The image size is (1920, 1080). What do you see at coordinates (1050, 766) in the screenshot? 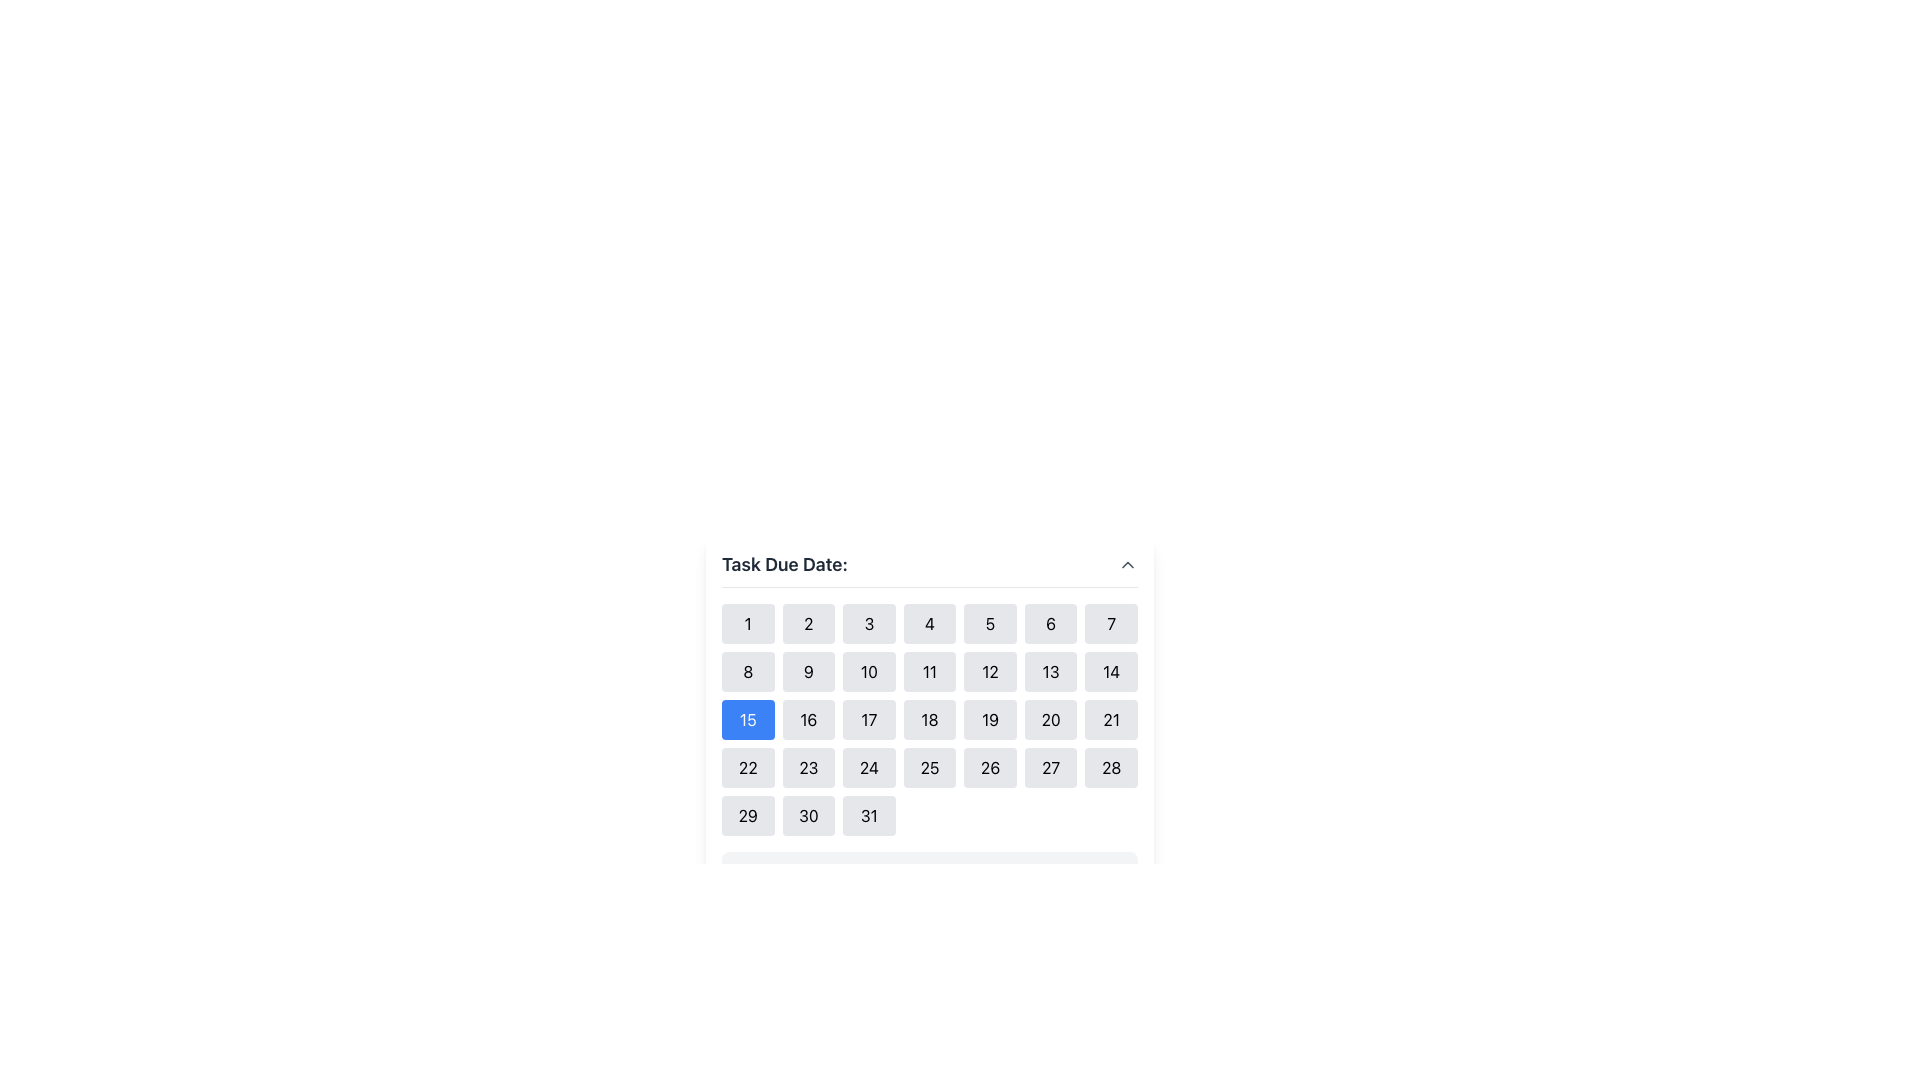
I see `the button labeled '27' with a light gray background and rounded corners, located in the bottom-right section of a grid layout` at bounding box center [1050, 766].